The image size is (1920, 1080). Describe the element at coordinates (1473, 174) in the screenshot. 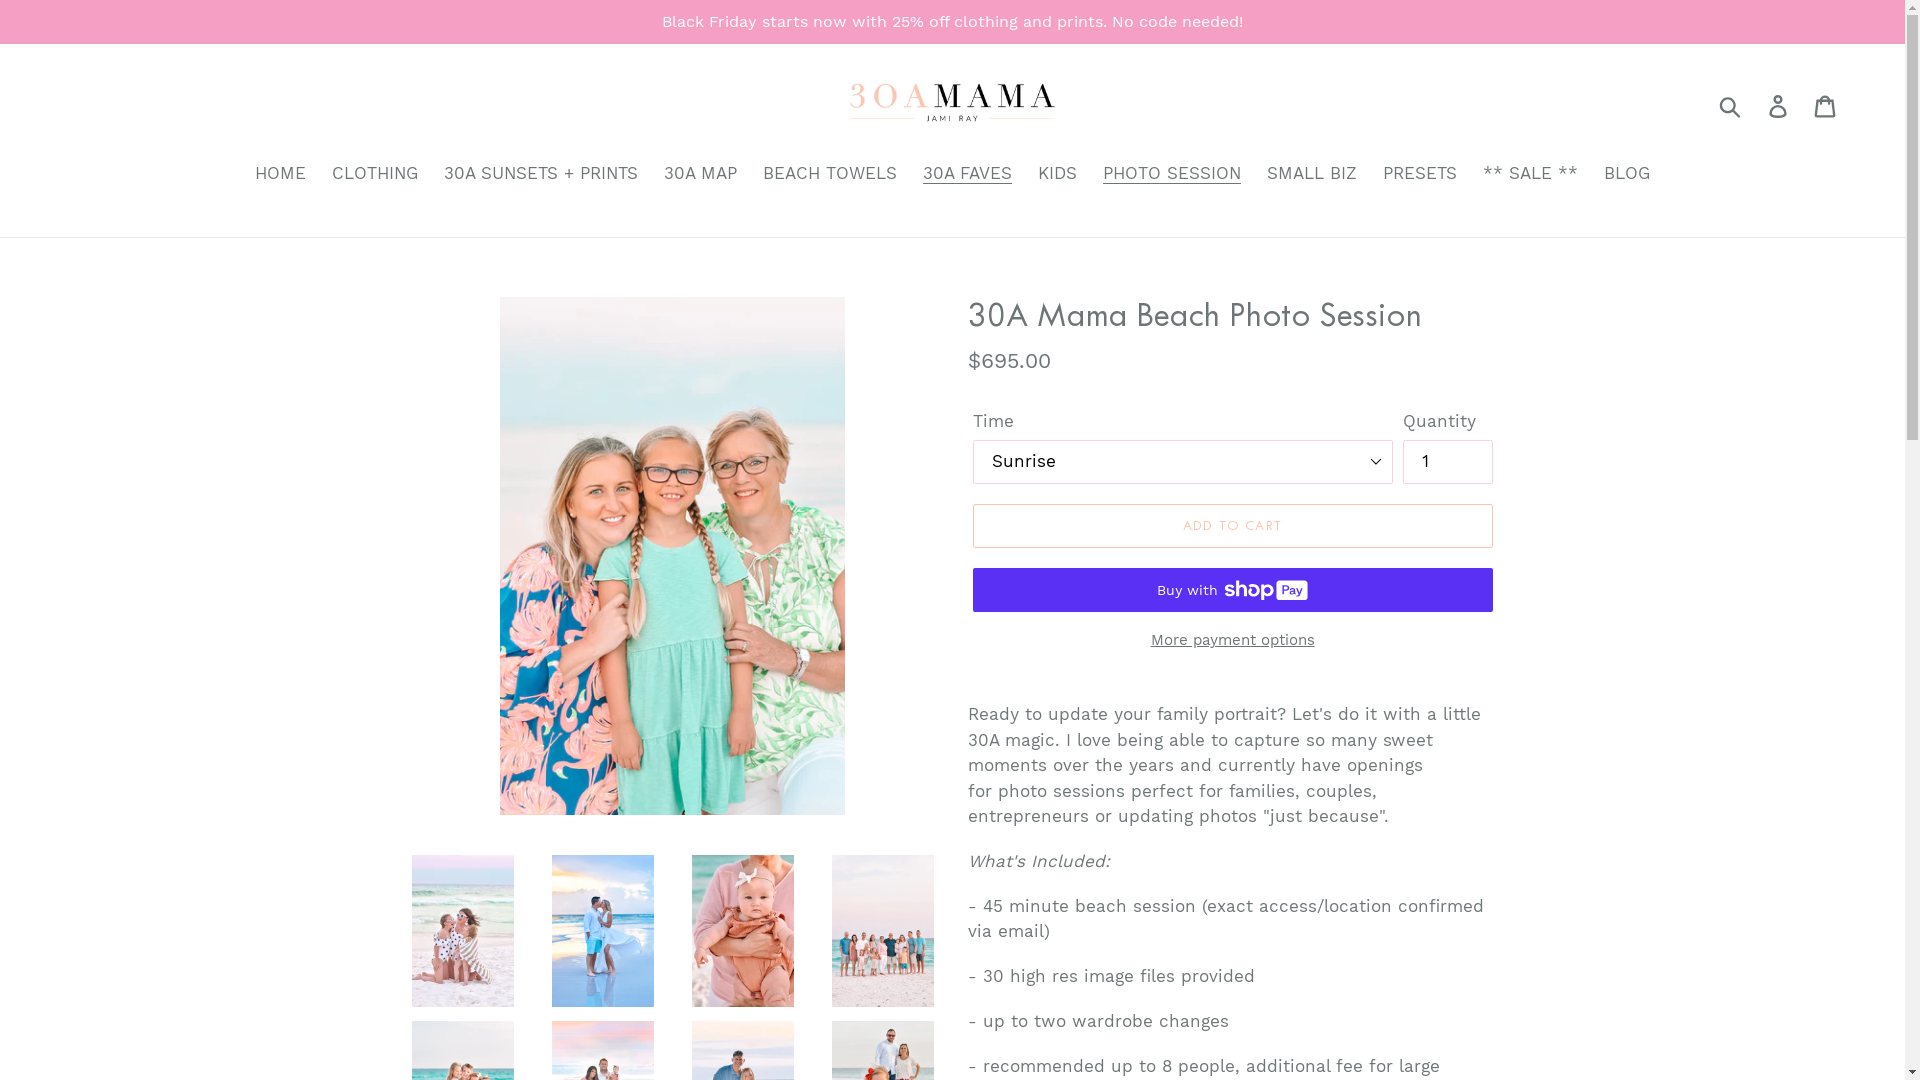

I see `'** SALE **'` at that location.